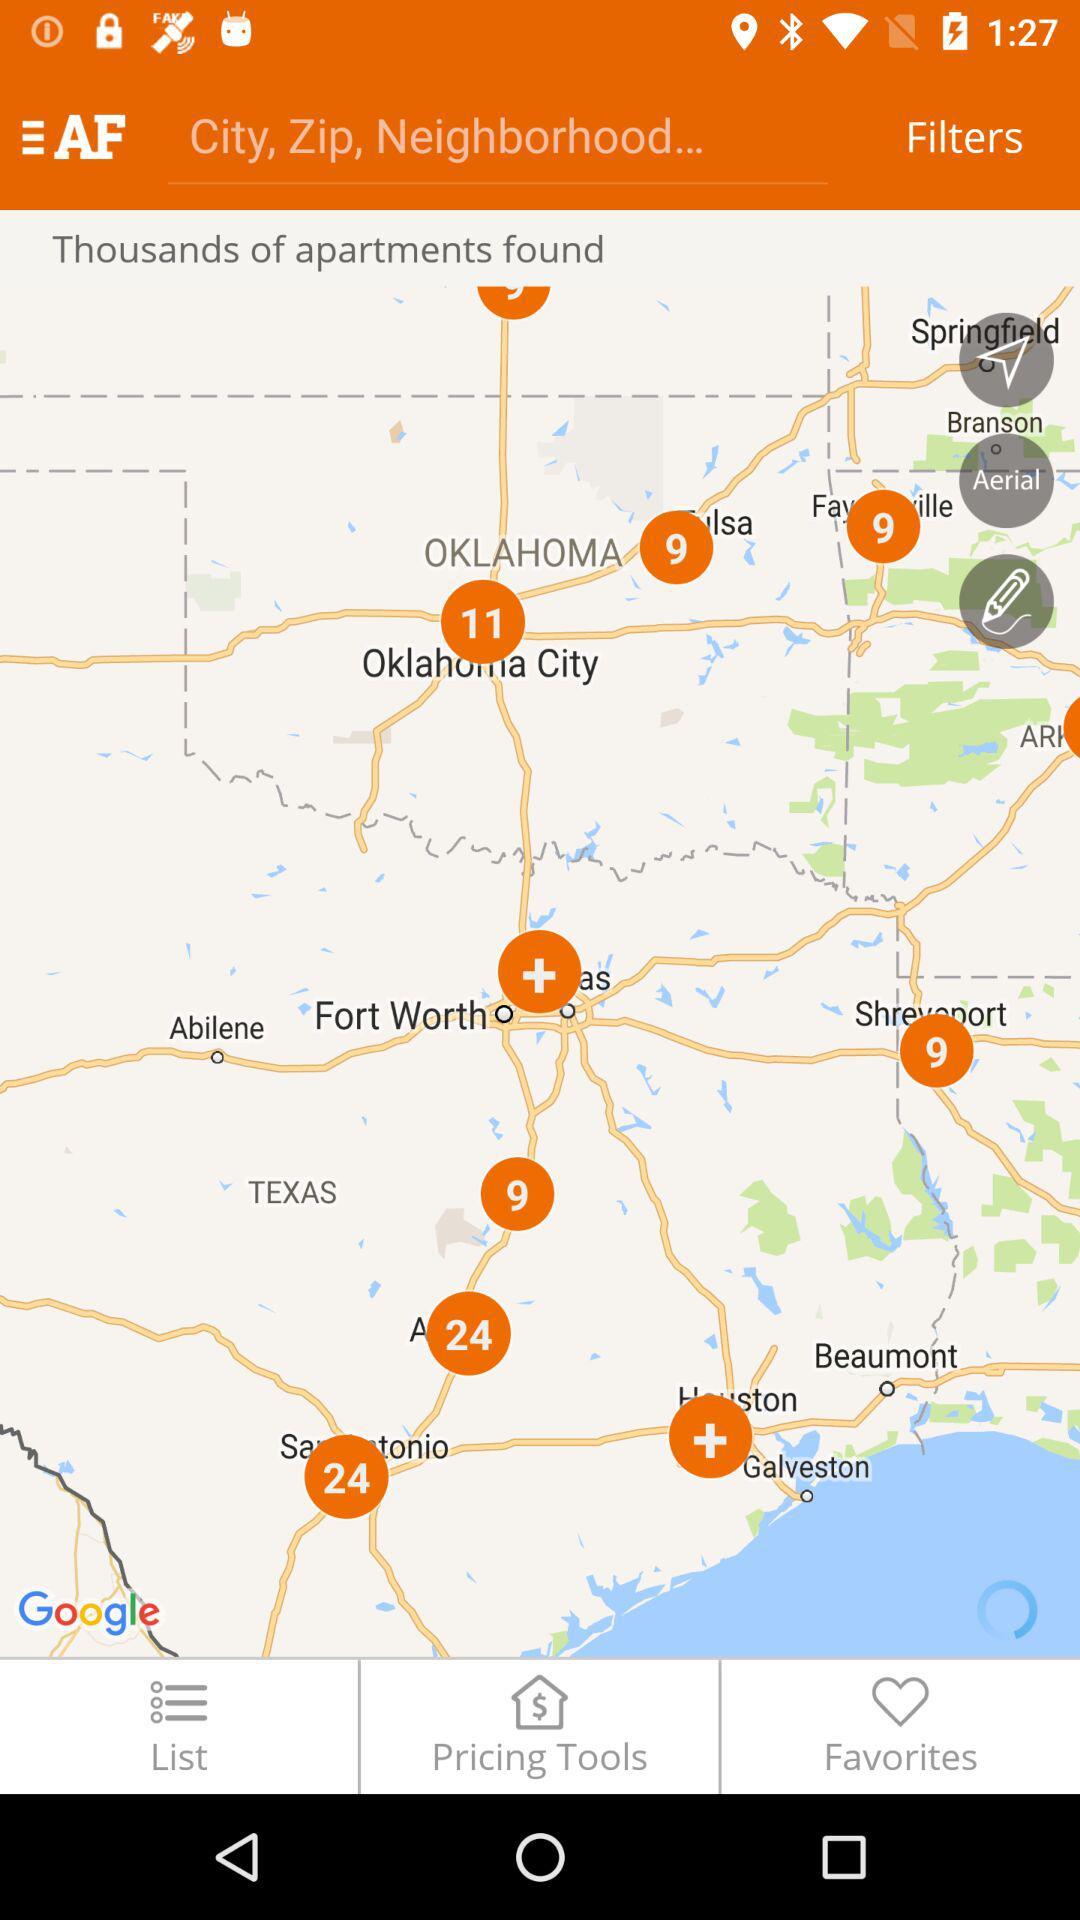 This screenshot has height=1920, width=1080. Describe the element at coordinates (538, 1725) in the screenshot. I see `the item to the right of the list` at that location.